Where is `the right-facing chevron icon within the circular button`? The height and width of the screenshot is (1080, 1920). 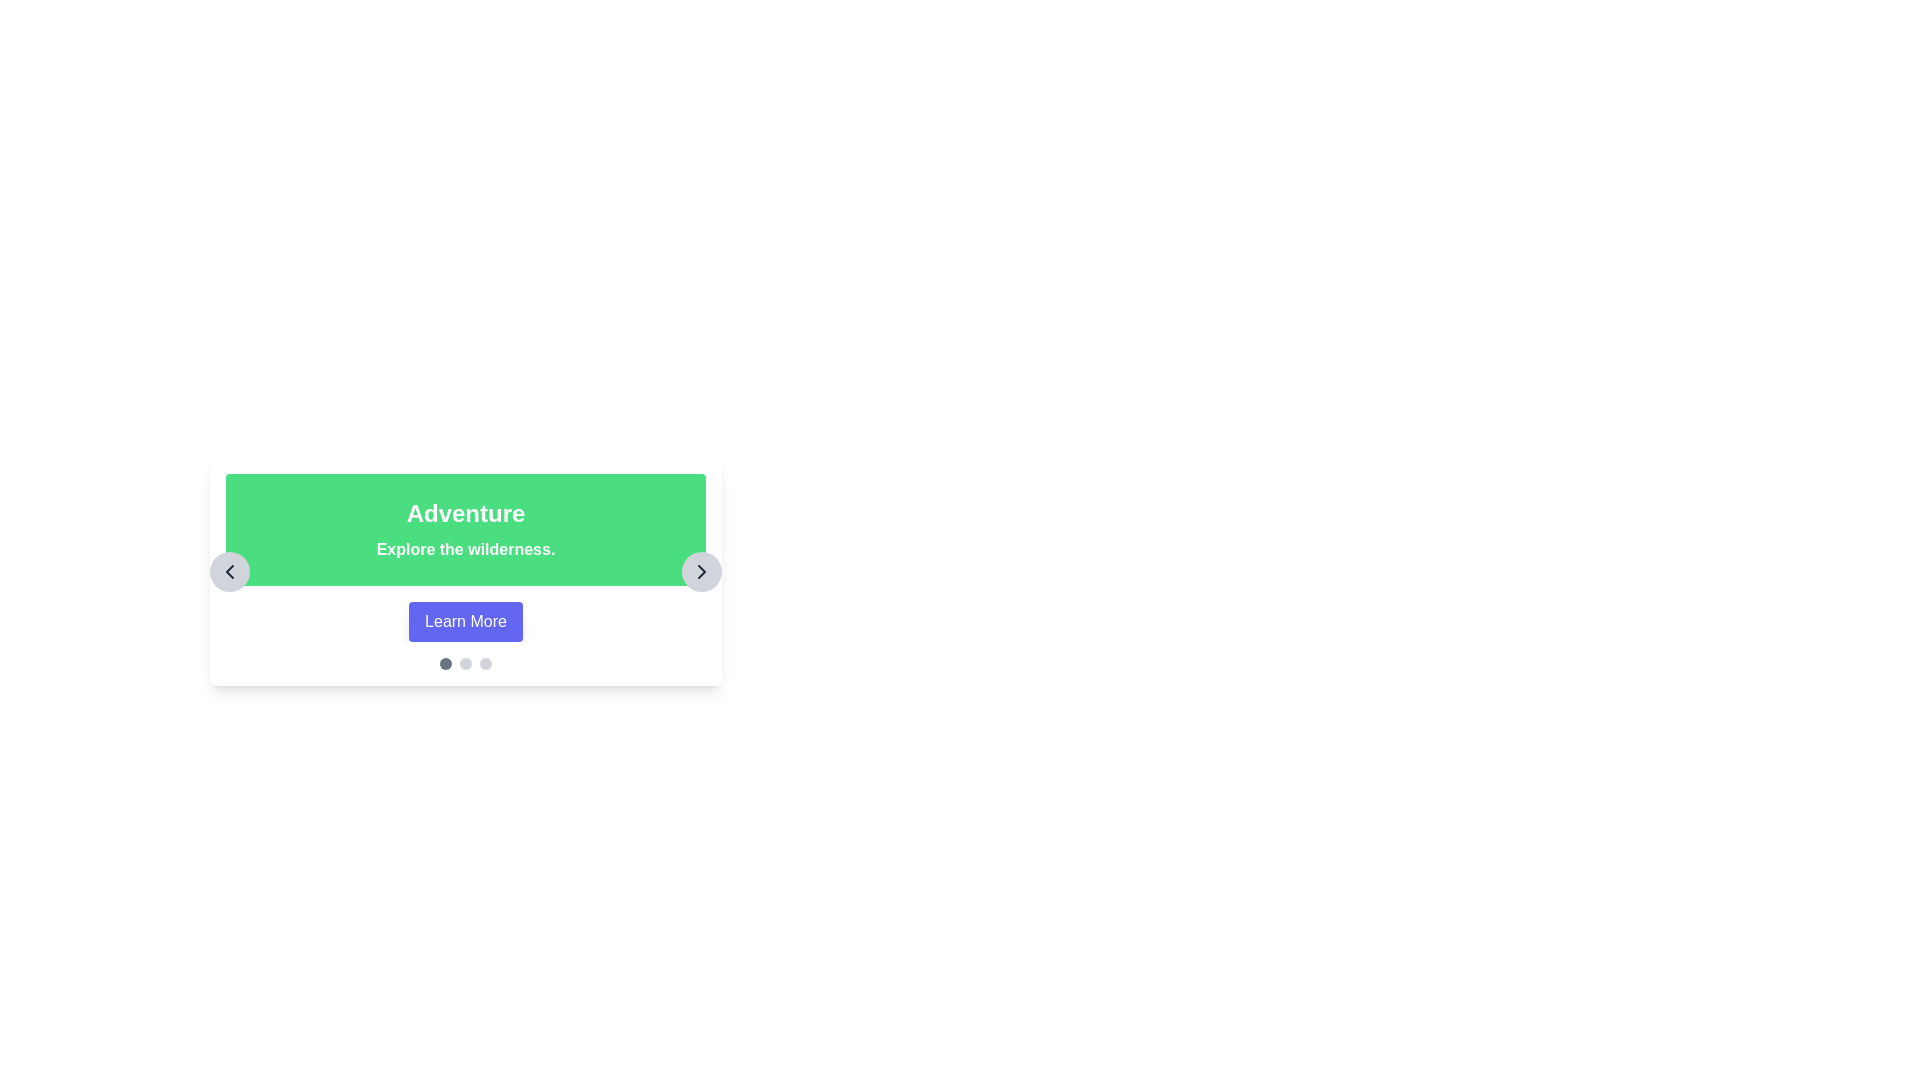
the right-facing chevron icon within the circular button is located at coordinates (701, 571).